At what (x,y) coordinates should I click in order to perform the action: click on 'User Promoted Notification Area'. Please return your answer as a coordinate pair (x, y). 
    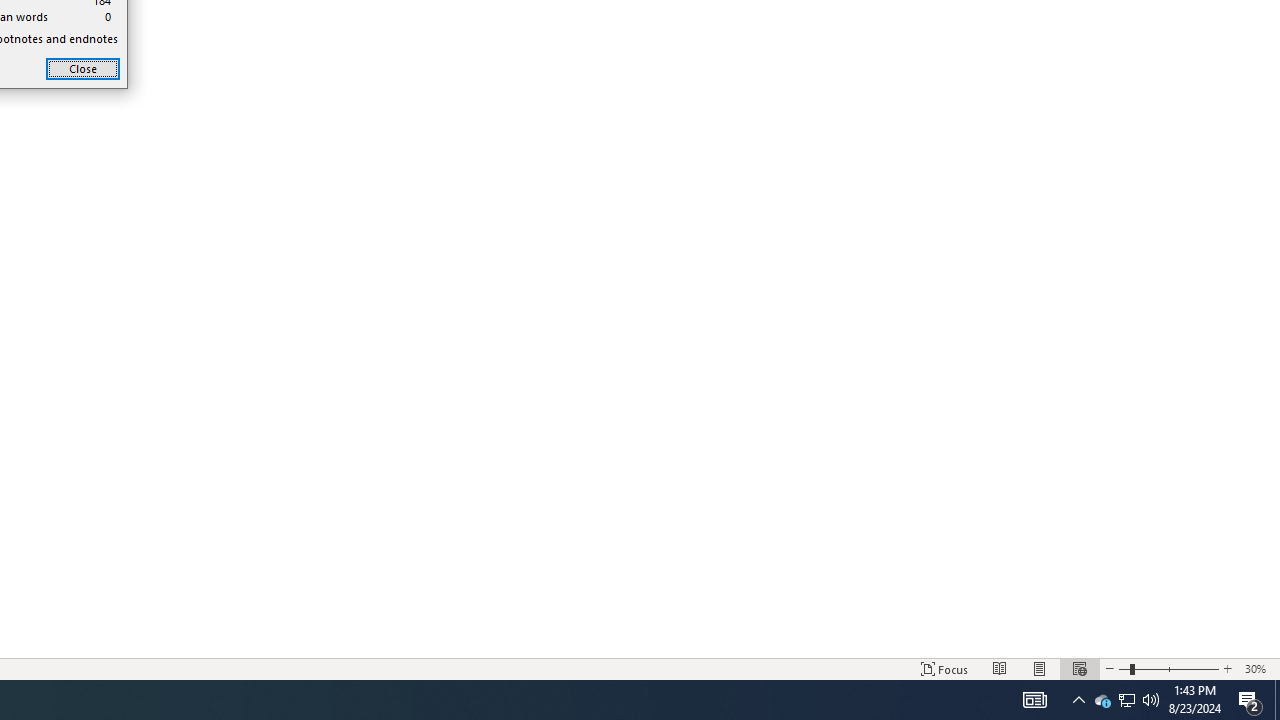
    Looking at the image, I should click on (1127, 698).